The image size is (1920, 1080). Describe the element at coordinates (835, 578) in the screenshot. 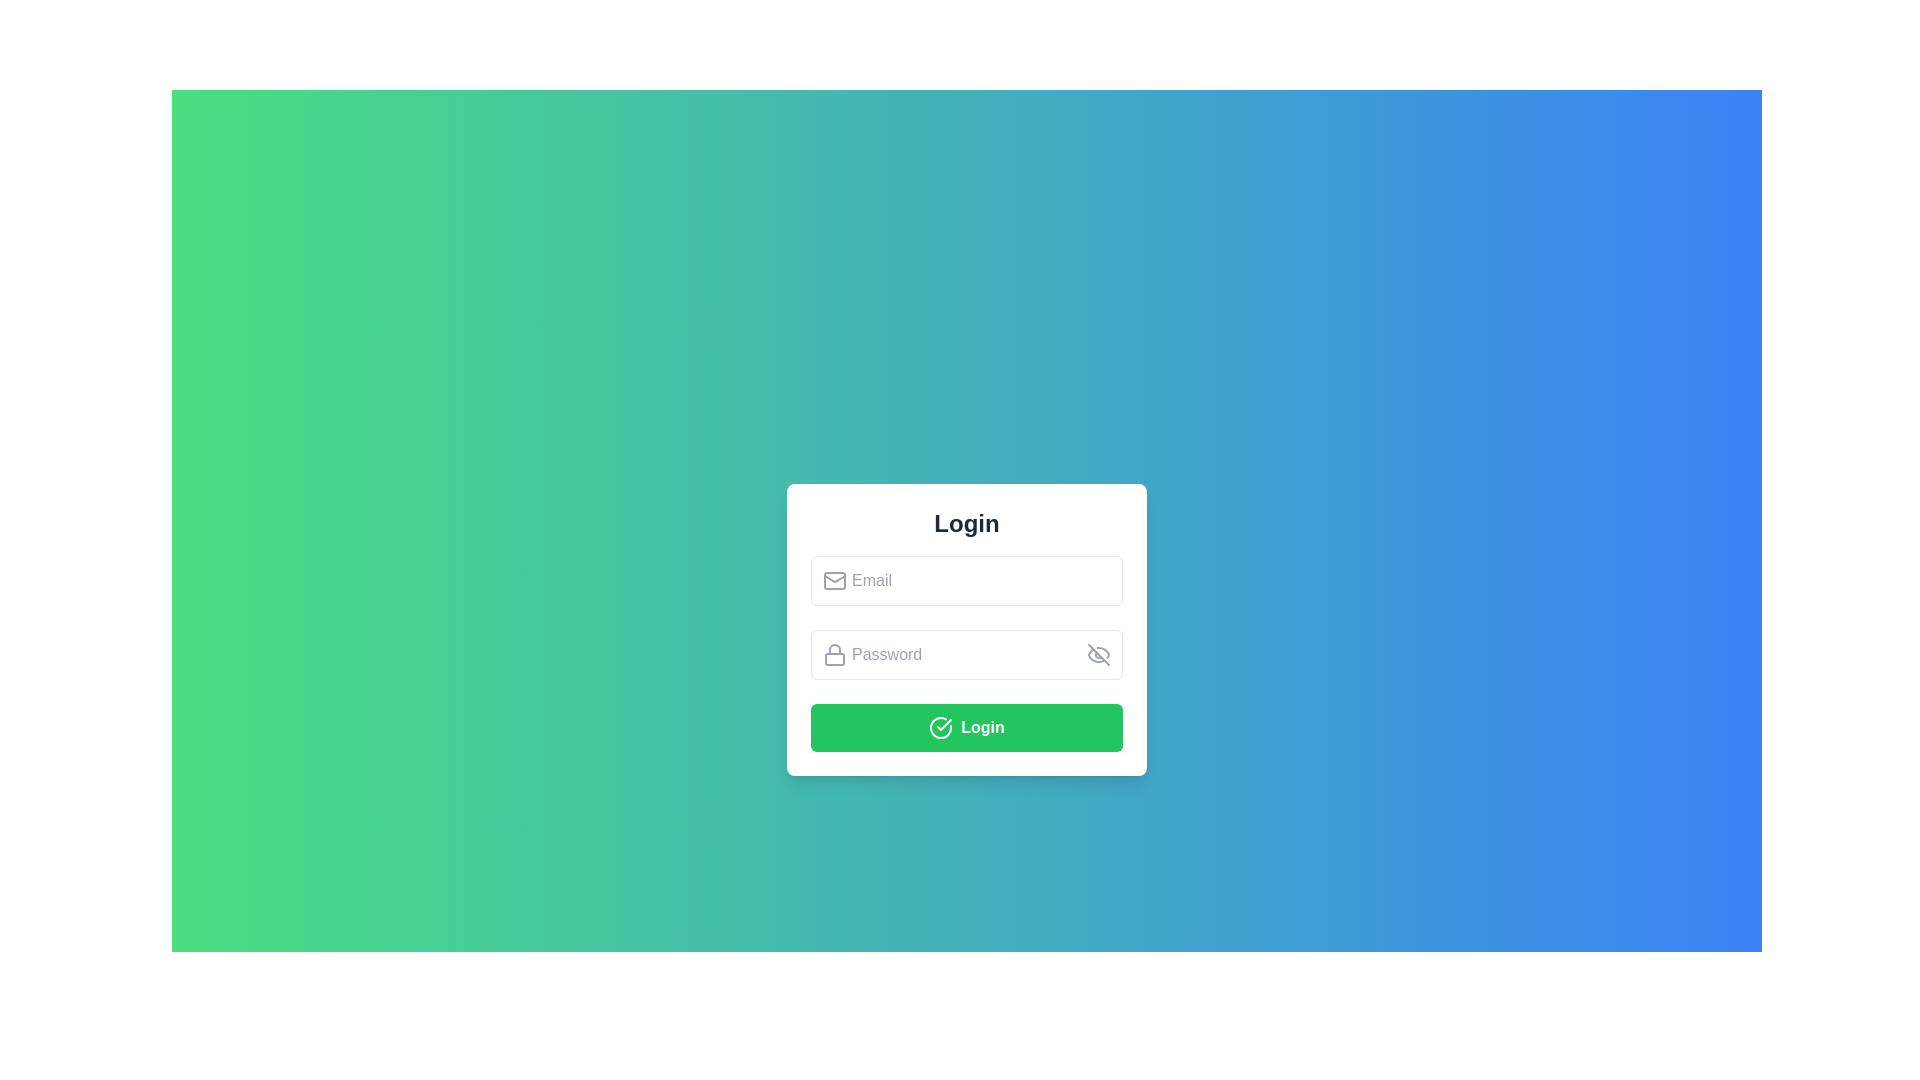

I see `the decorative email envelope icon located inside the SVG icon to the left of the email input textbox in the login form` at that location.